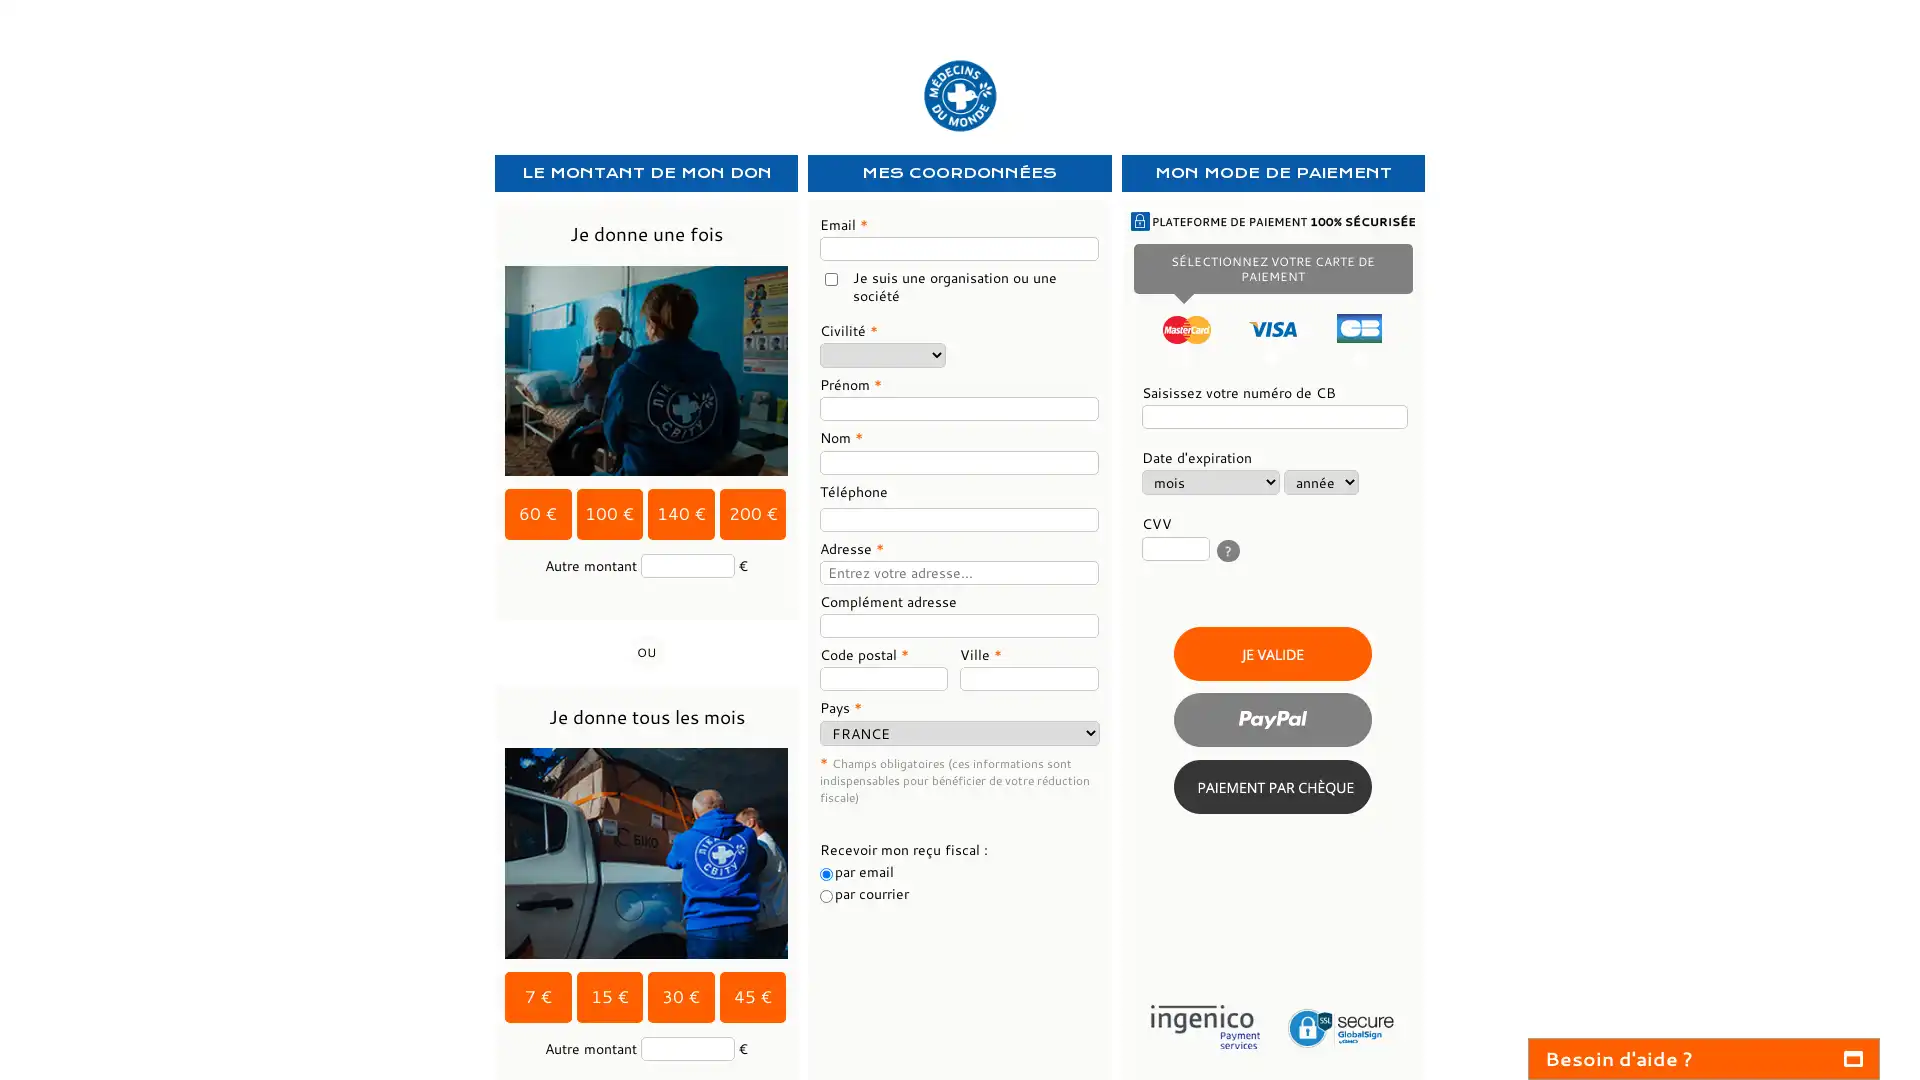 Image resolution: width=1920 pixels, height=1080 pixels. Describe the element at coordinates (1271, 717) in the screenshot. I see `Paypal` at that location.